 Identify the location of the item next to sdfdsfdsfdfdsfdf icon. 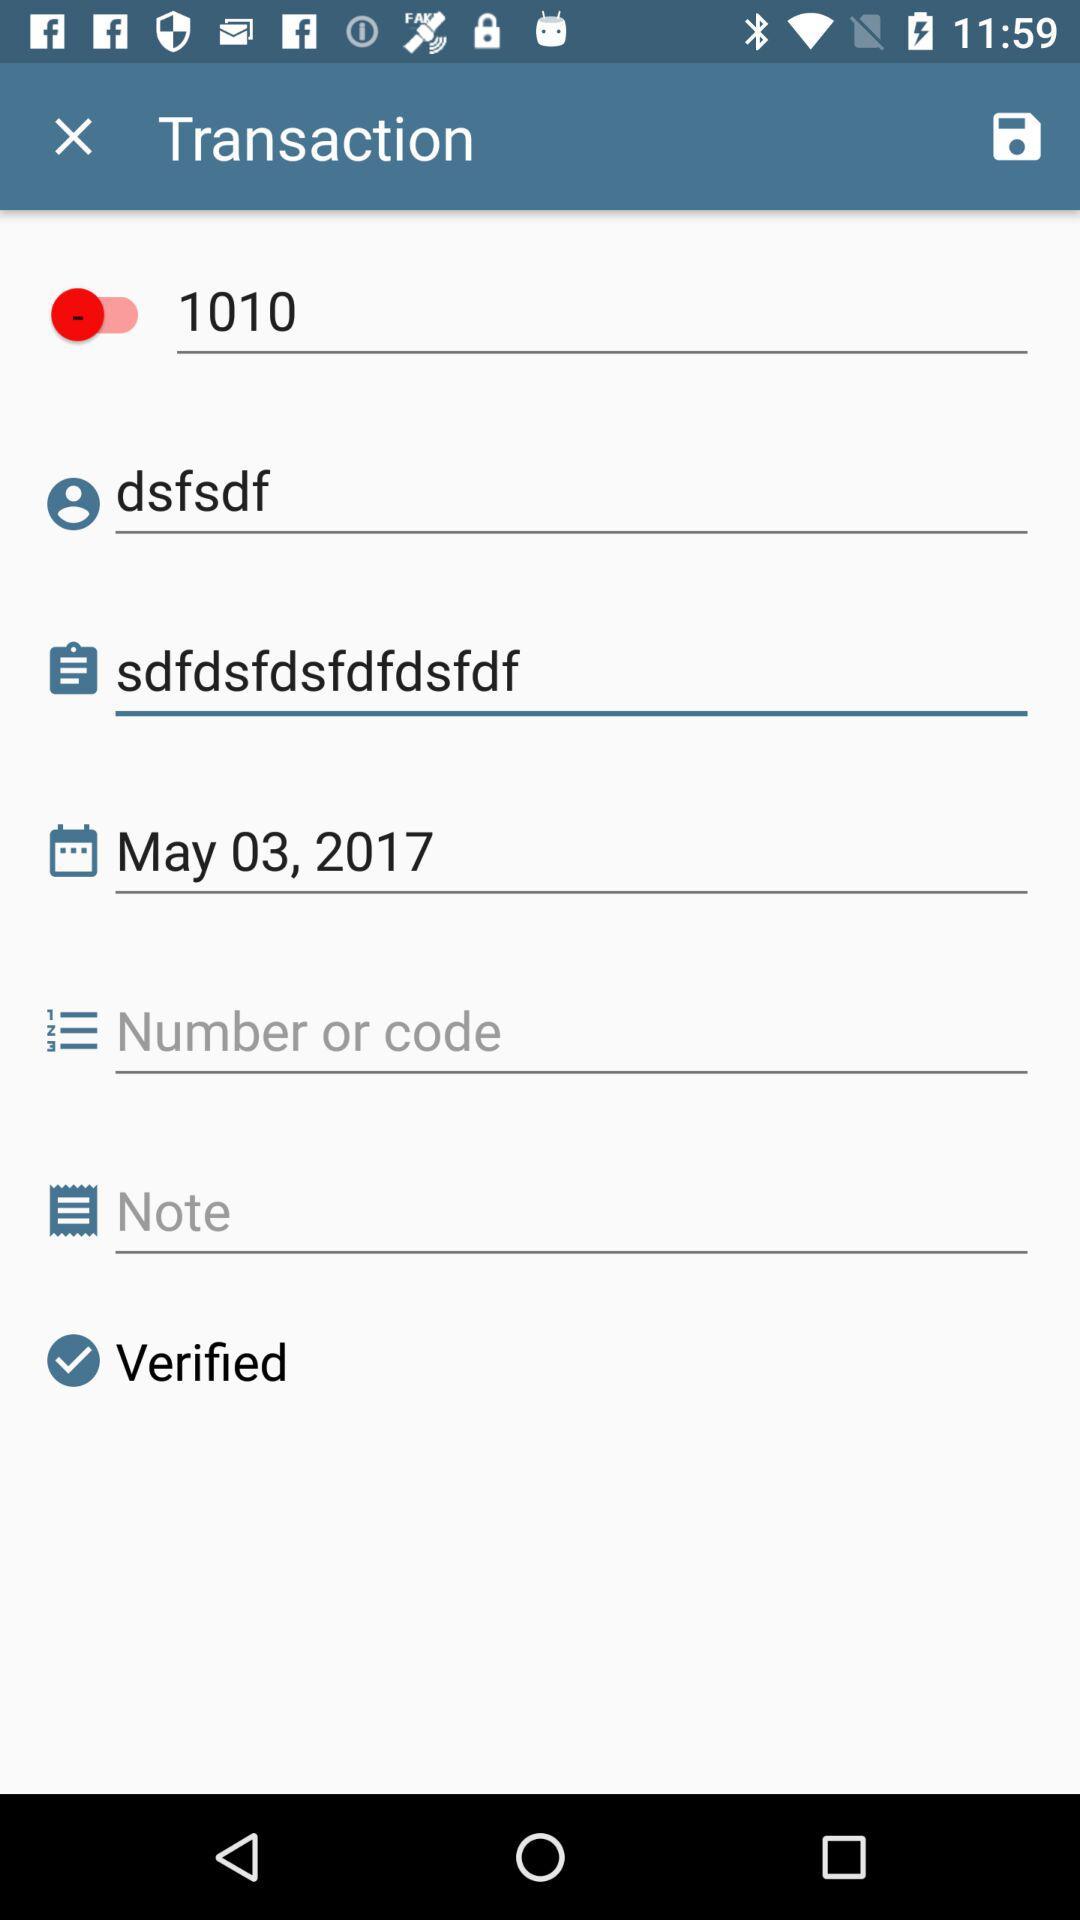
(72, 670).